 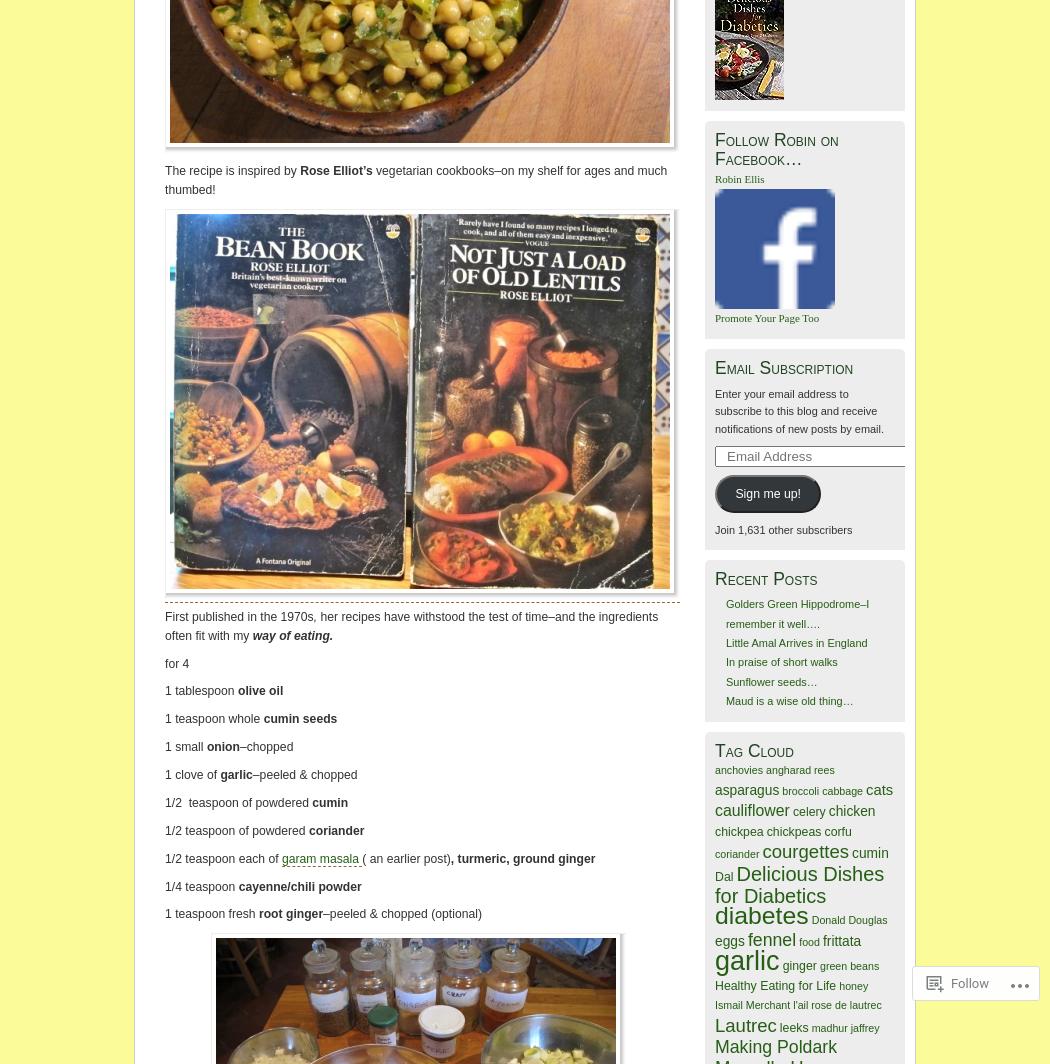 What do you see at coordinates (765, 579) in the screenshot?
I see `'Recent Posts'` at bounding box center [765, 579].